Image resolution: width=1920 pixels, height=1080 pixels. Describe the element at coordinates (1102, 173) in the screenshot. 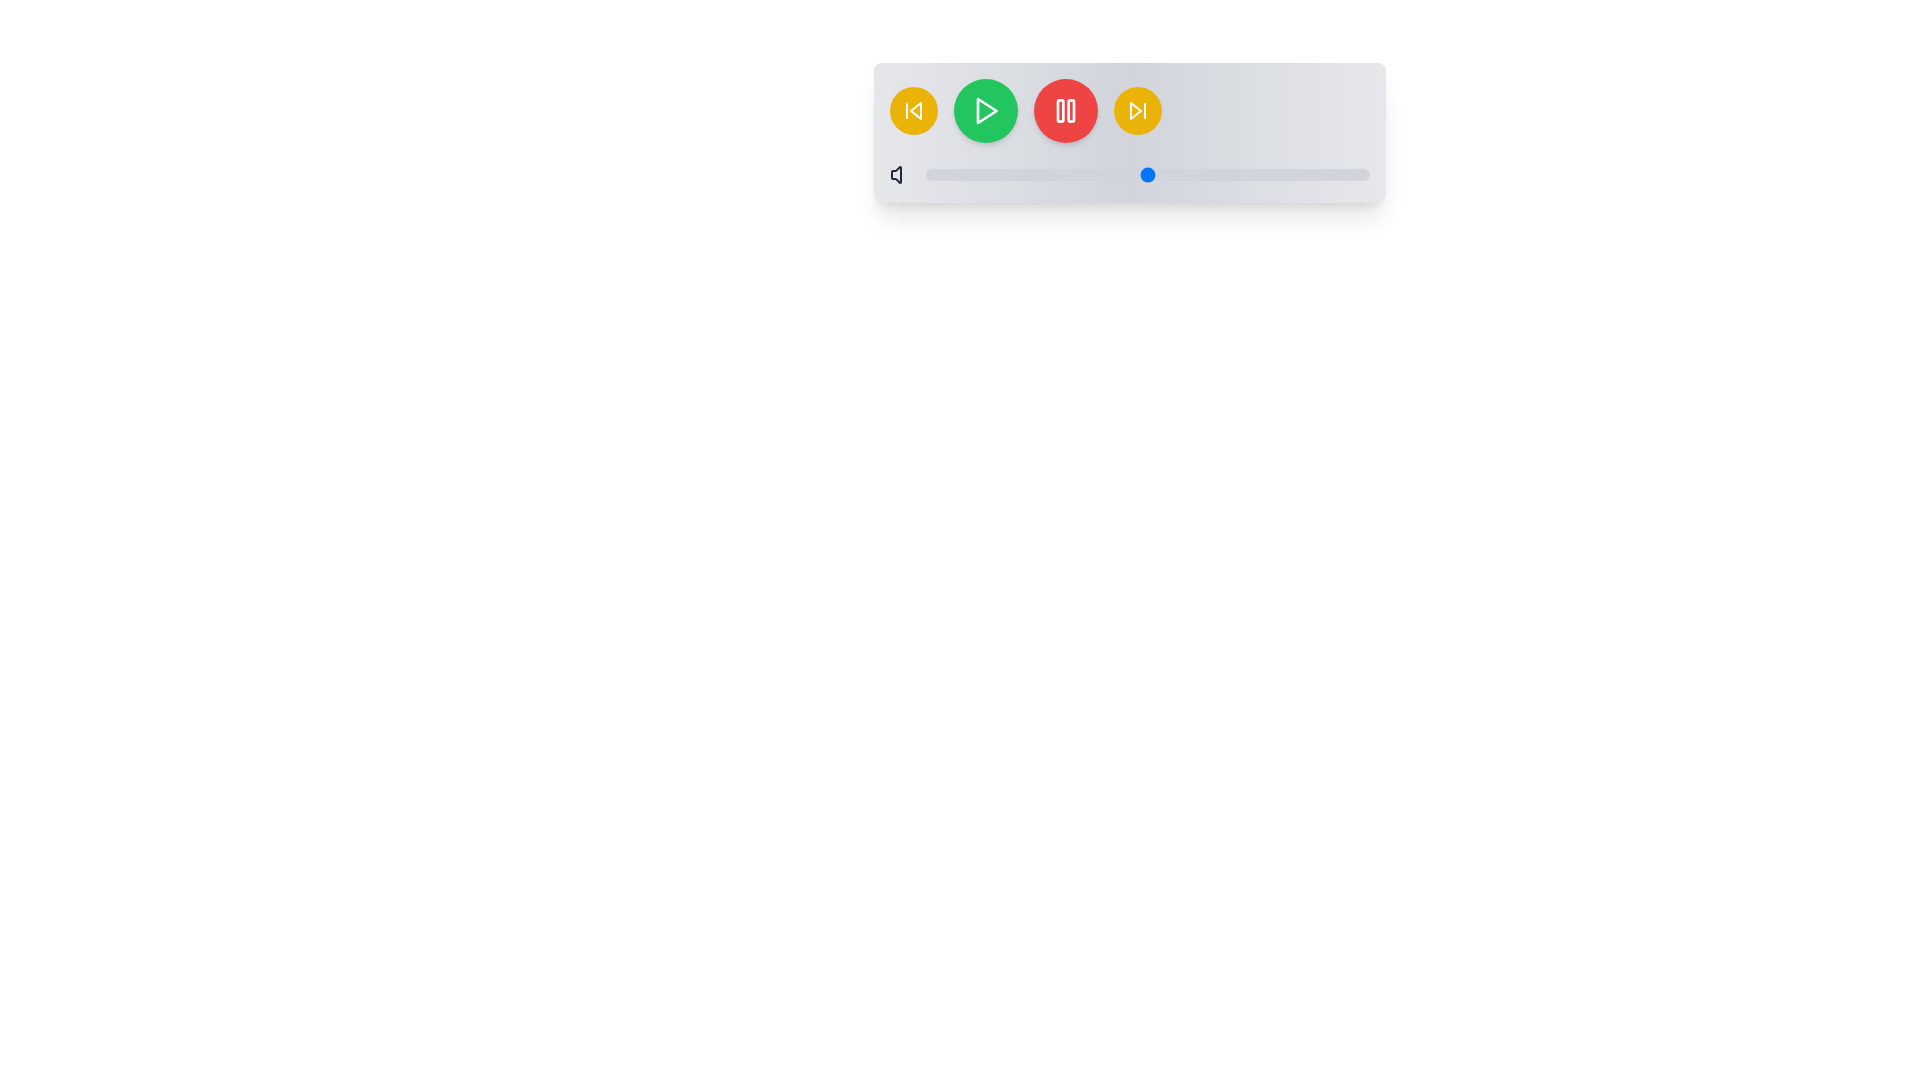

I see `the slider position` at that location.